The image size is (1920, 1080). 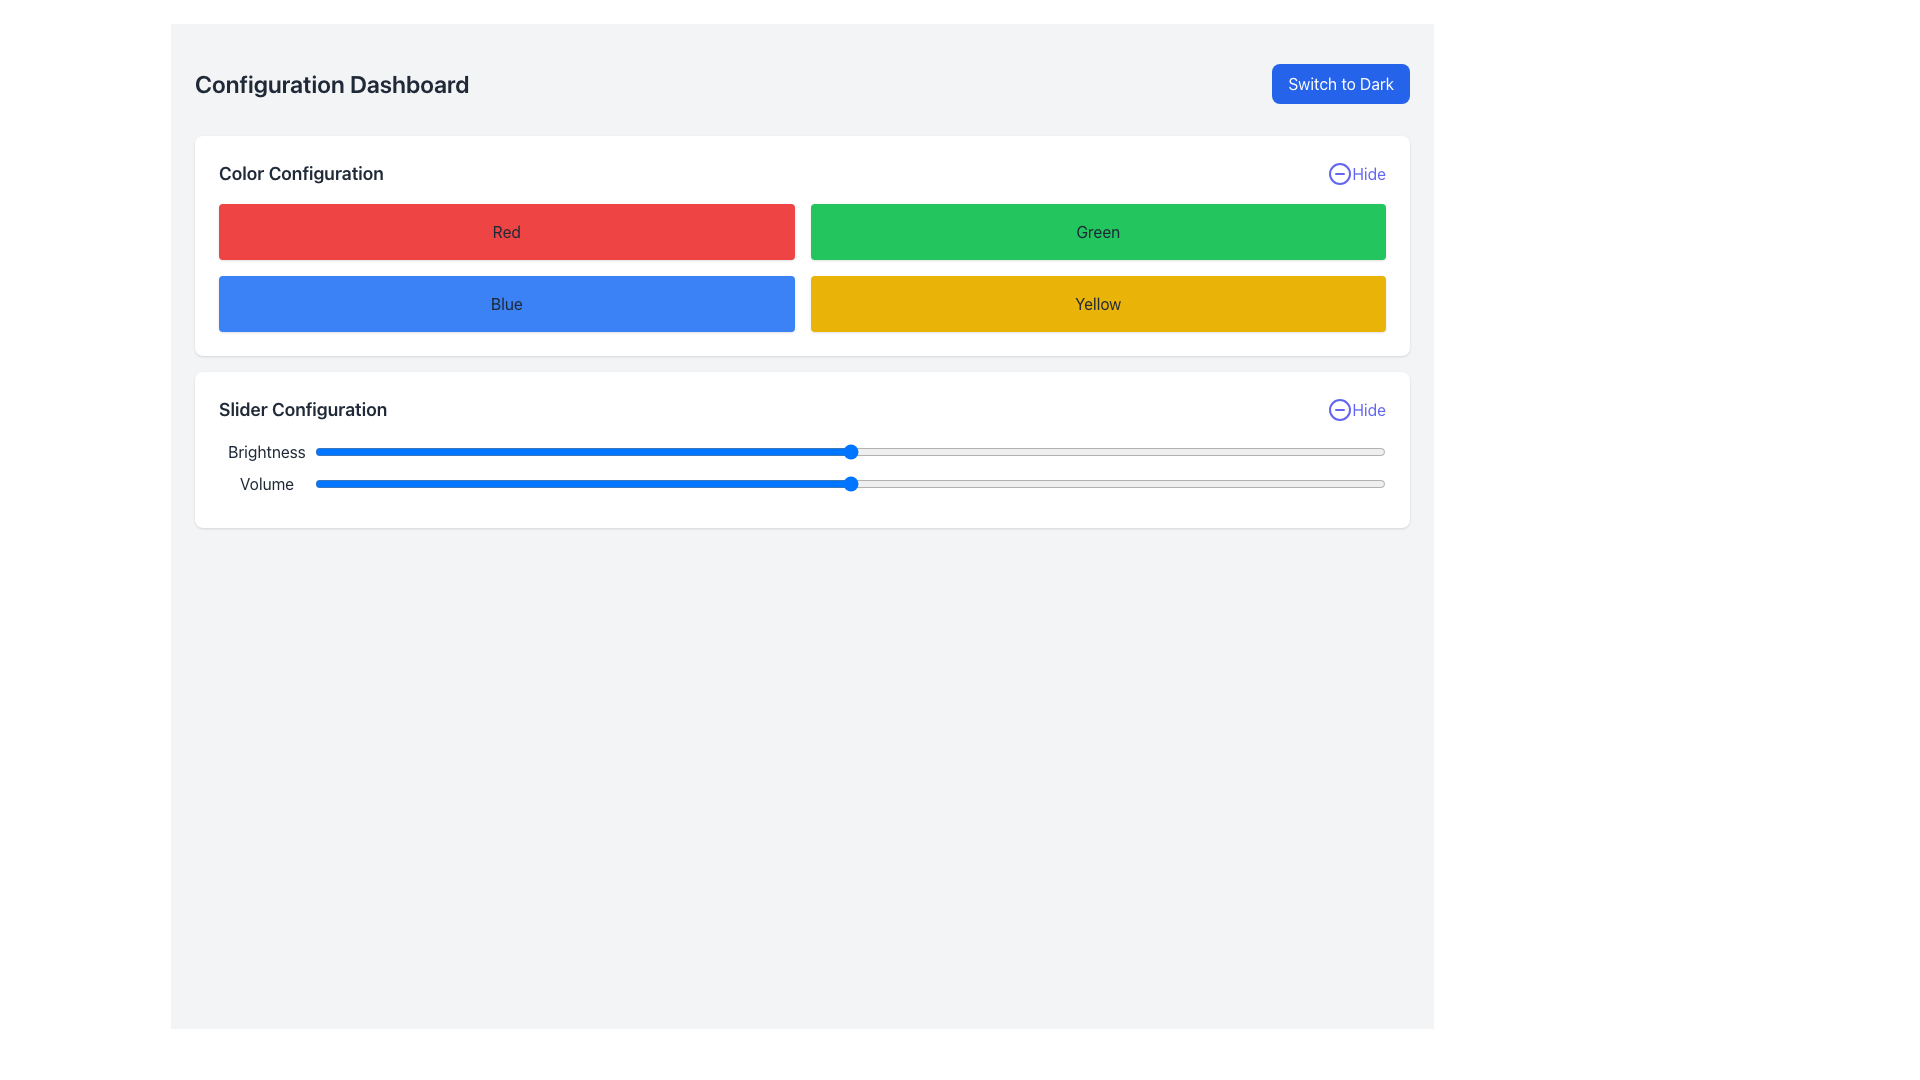 I want to click on the slider value, so click(x=1150, y=483).